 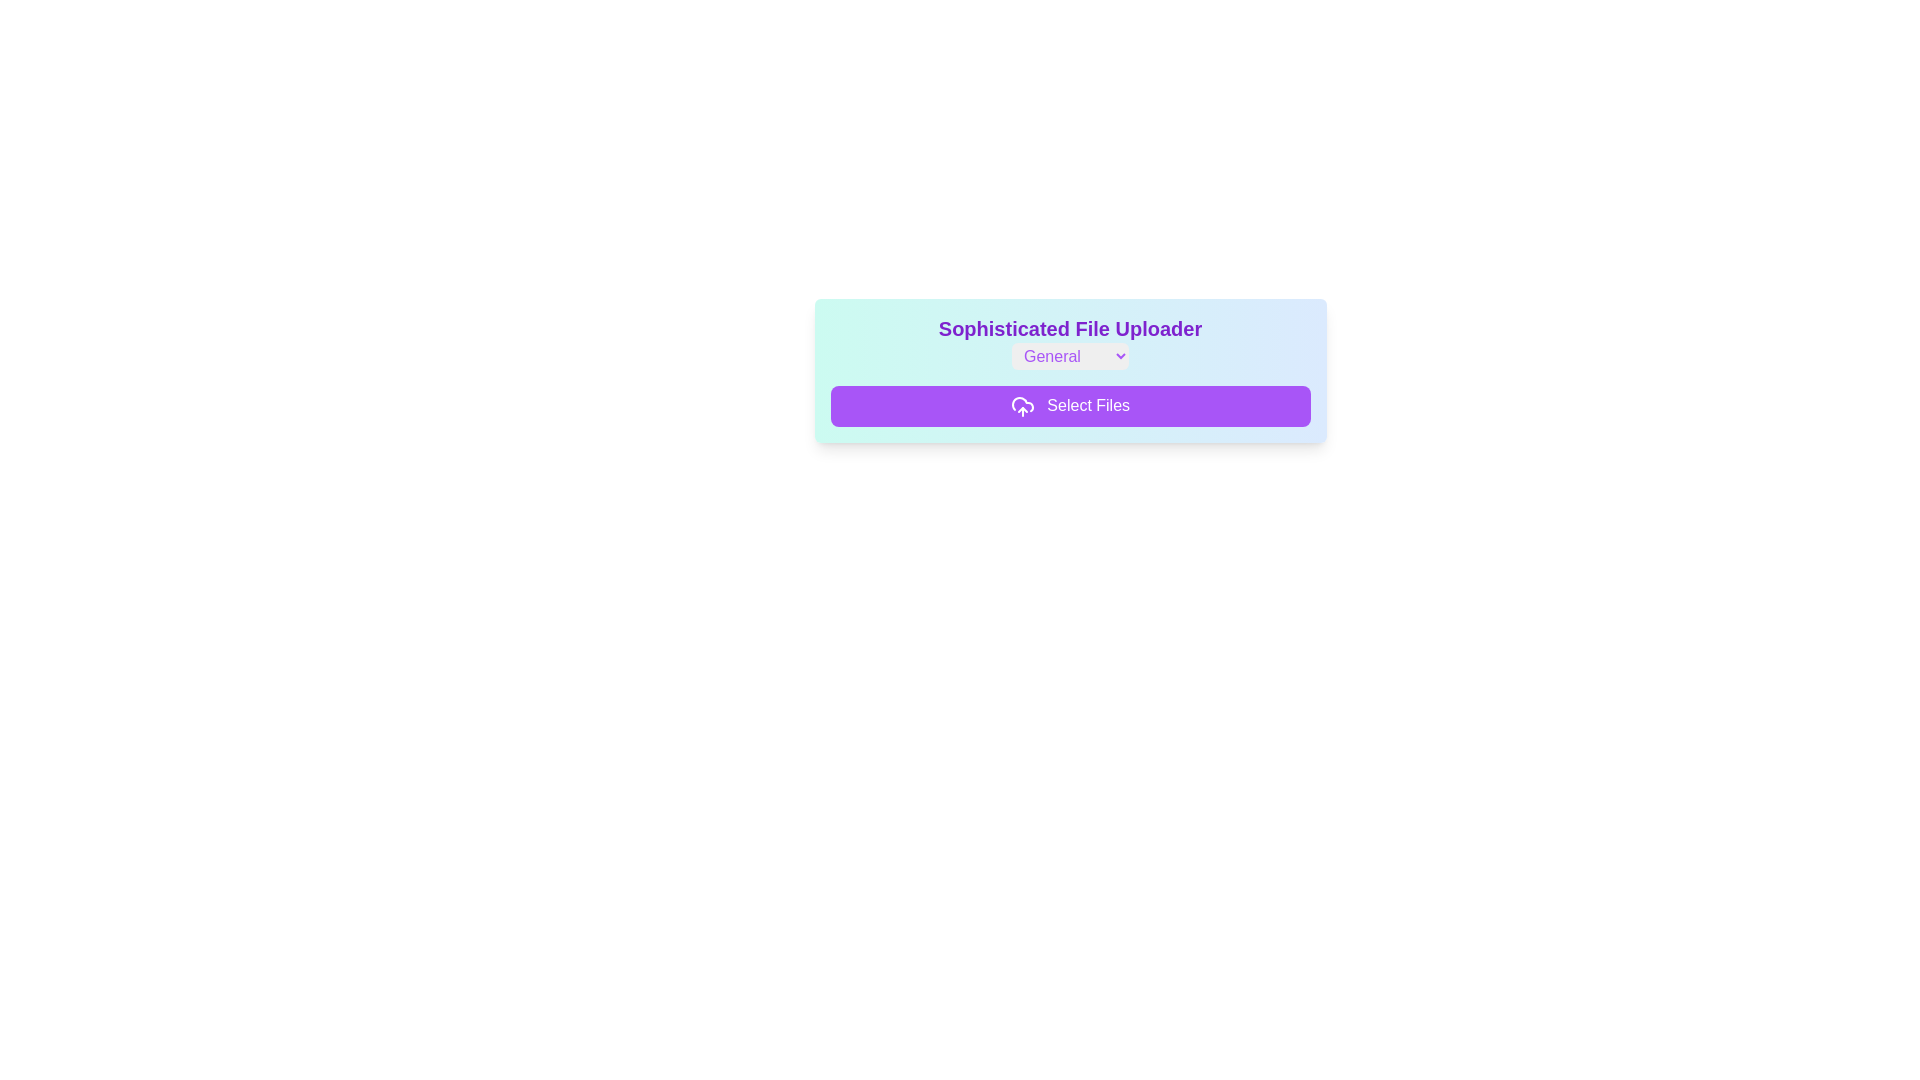 What do you see at coordinates (1069, 355) in the screenshot?
I see `the dropdown menu located beneath the 'Sophisticated File Uploader' title` at bounding box center [1069, 355].